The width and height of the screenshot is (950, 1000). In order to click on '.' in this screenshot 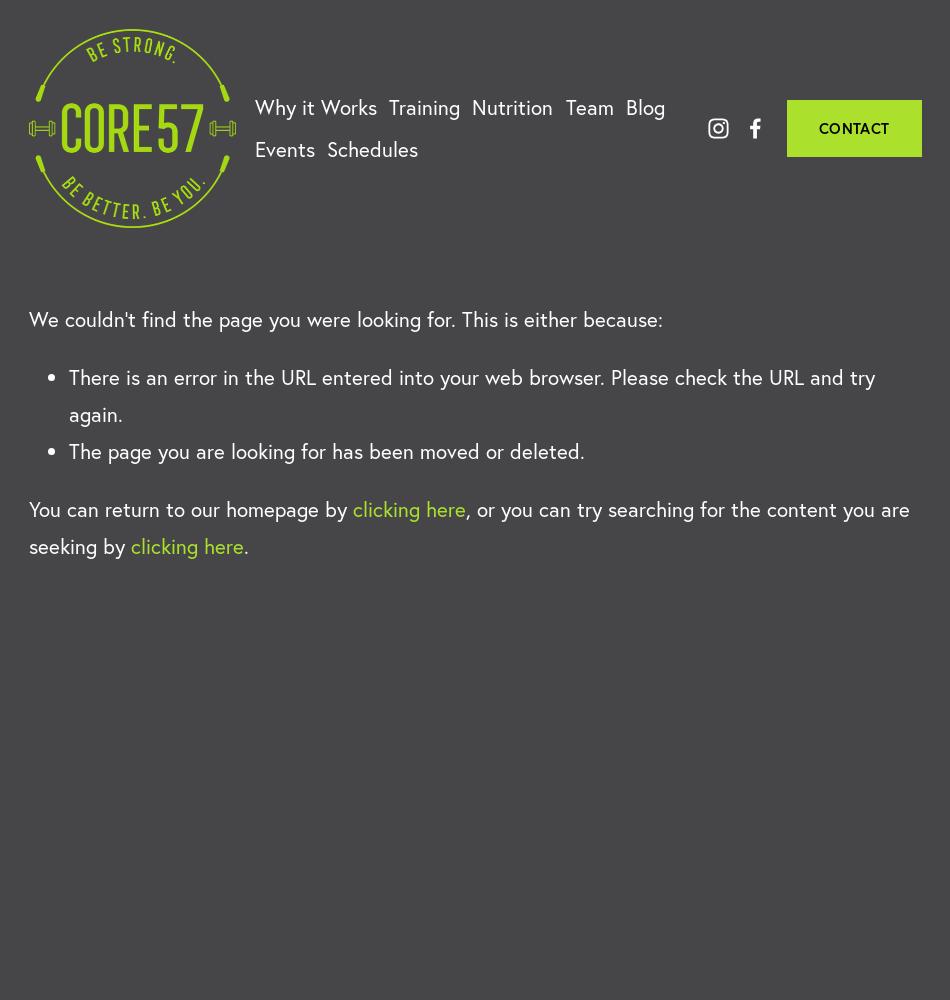, I will do `click(242, 545)`.